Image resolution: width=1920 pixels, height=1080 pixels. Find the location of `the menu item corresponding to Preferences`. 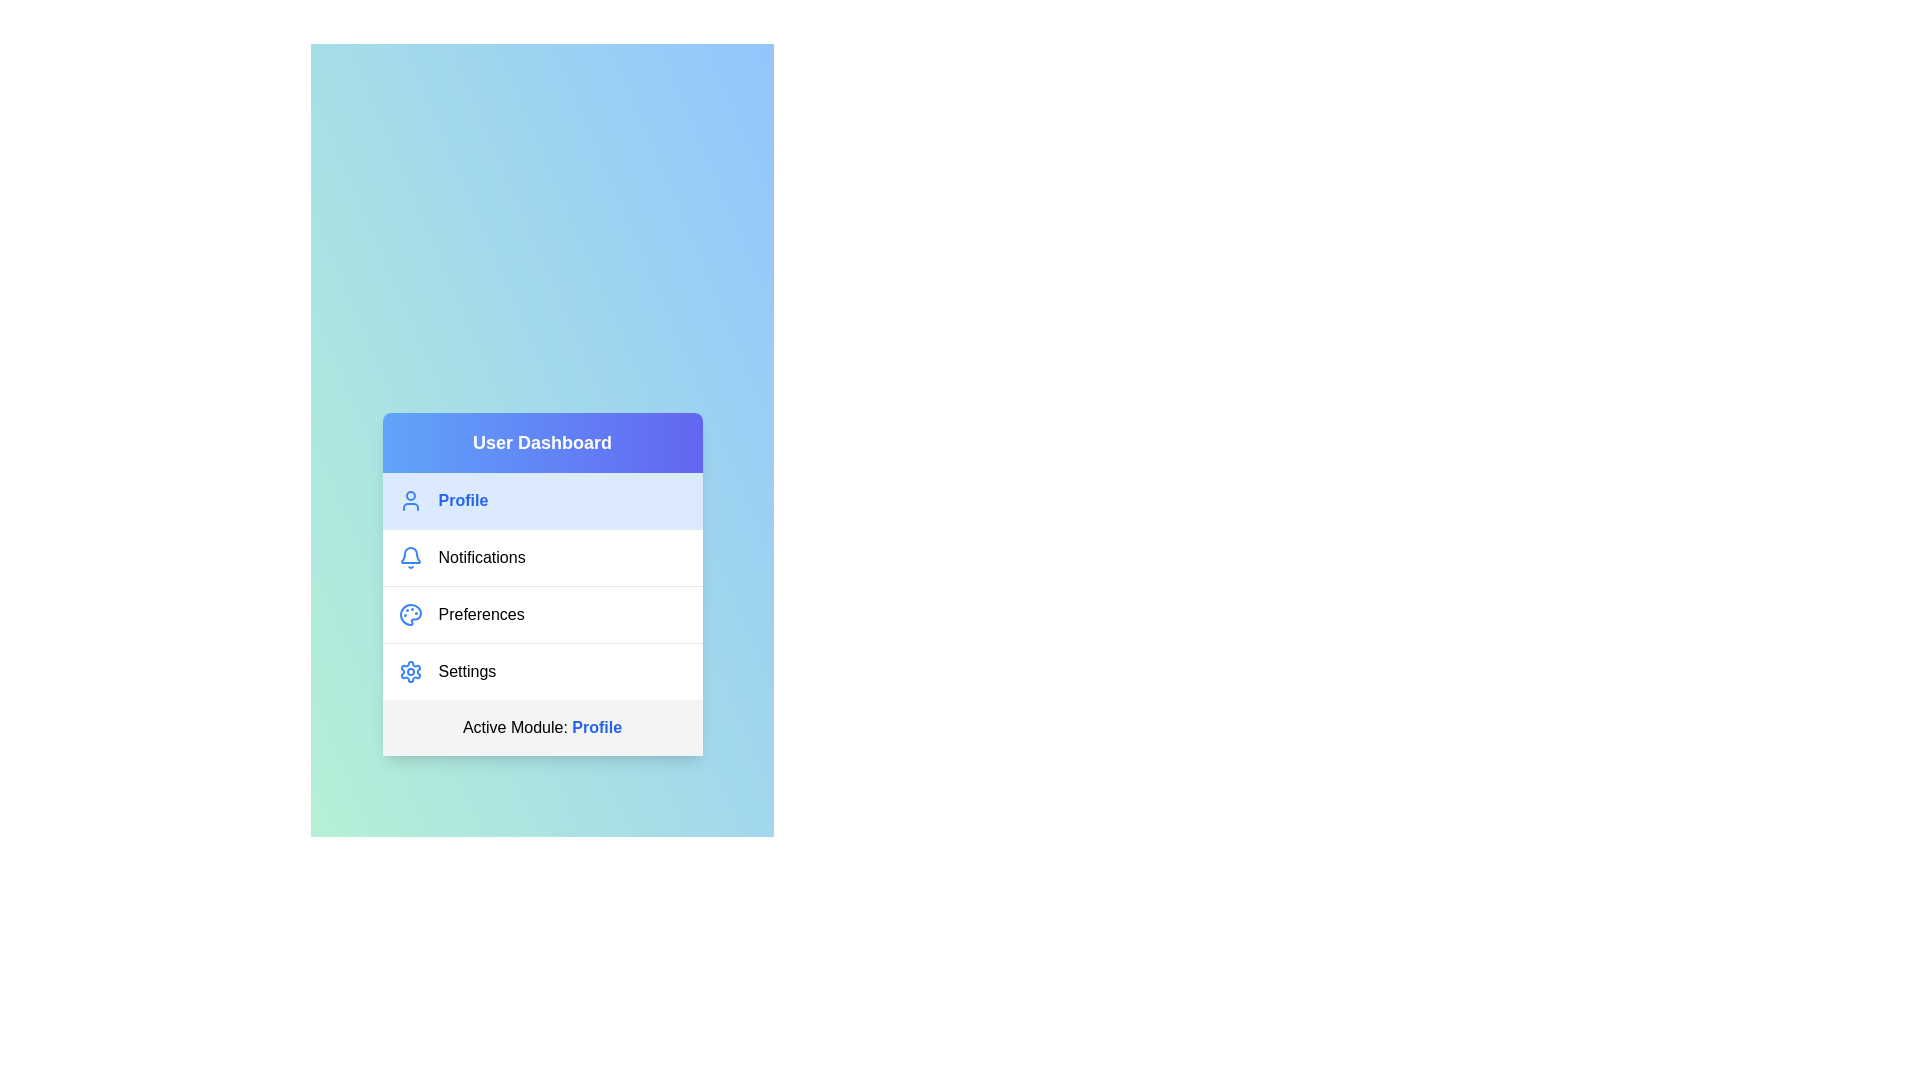

the menu item corresponding to Preferences is located at coordinates (542, 612).